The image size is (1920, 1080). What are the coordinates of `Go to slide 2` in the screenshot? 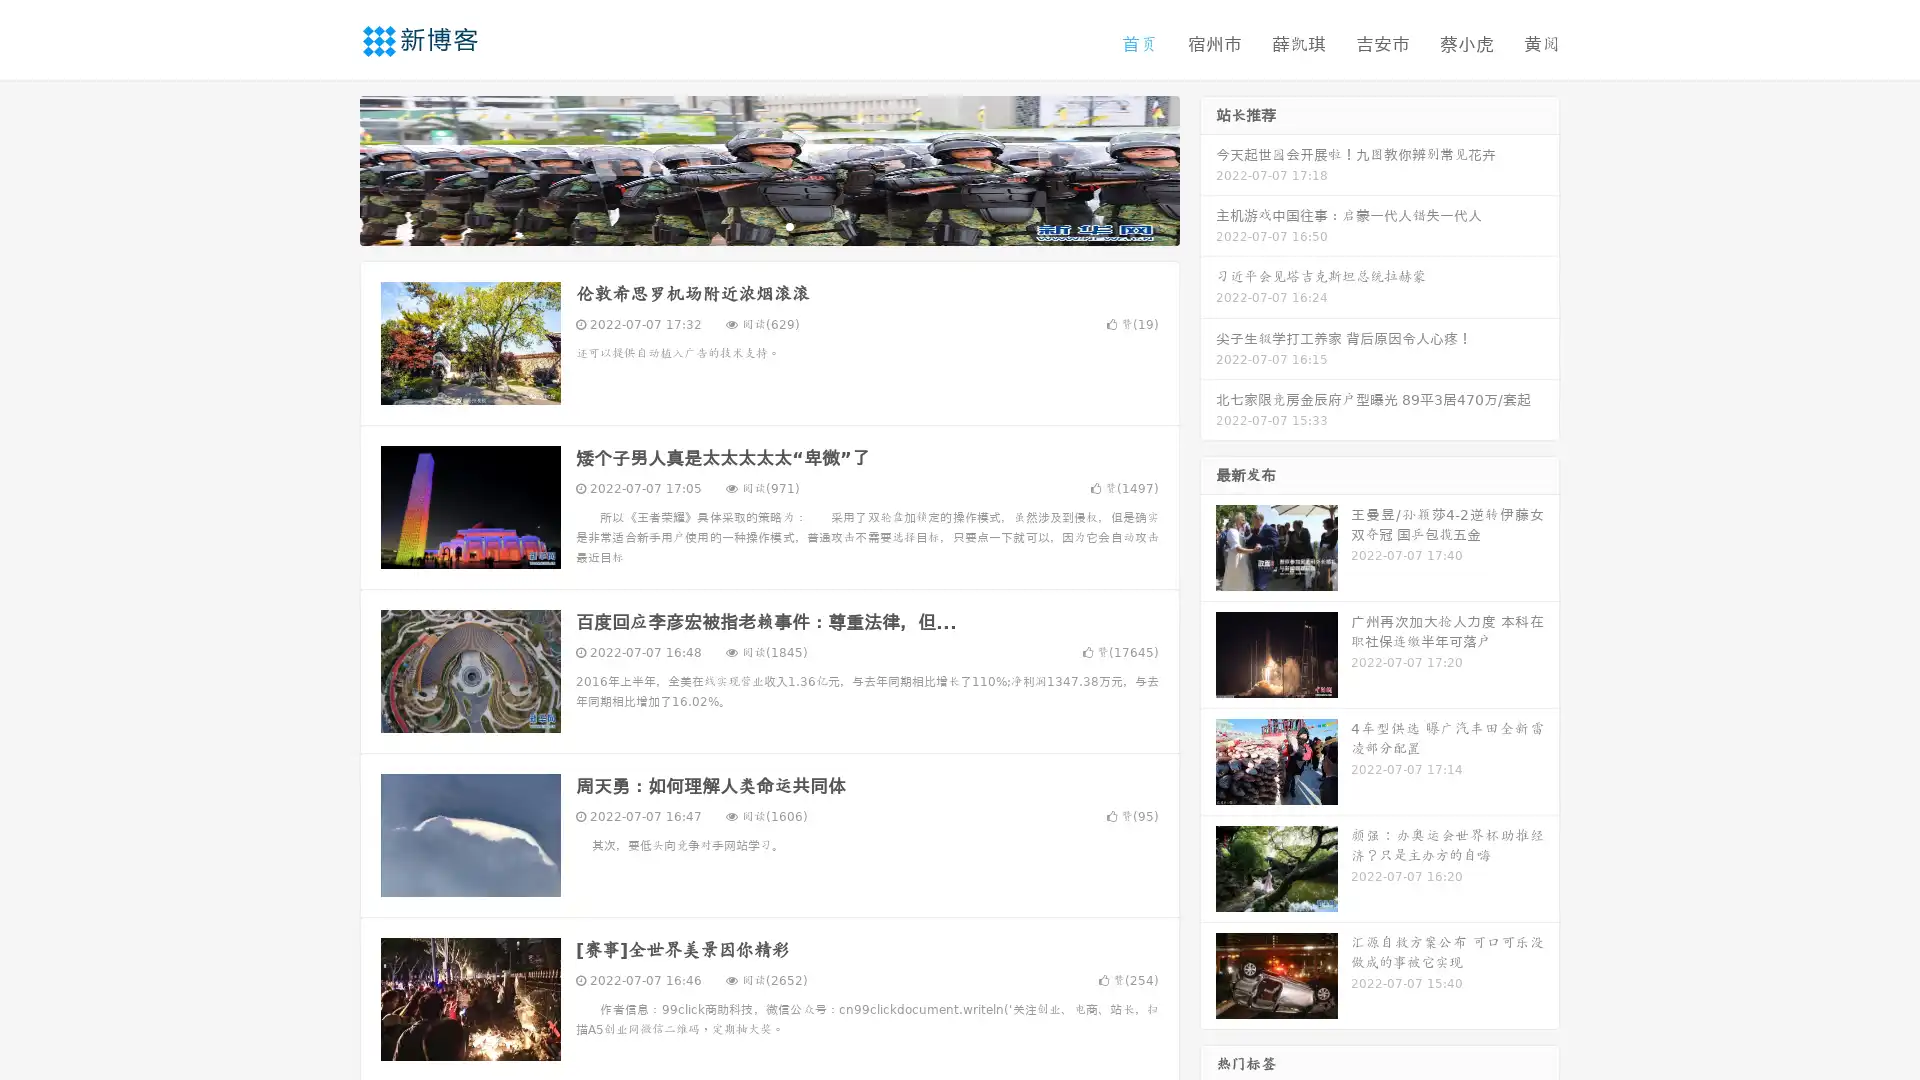 It's located at (768, 225).